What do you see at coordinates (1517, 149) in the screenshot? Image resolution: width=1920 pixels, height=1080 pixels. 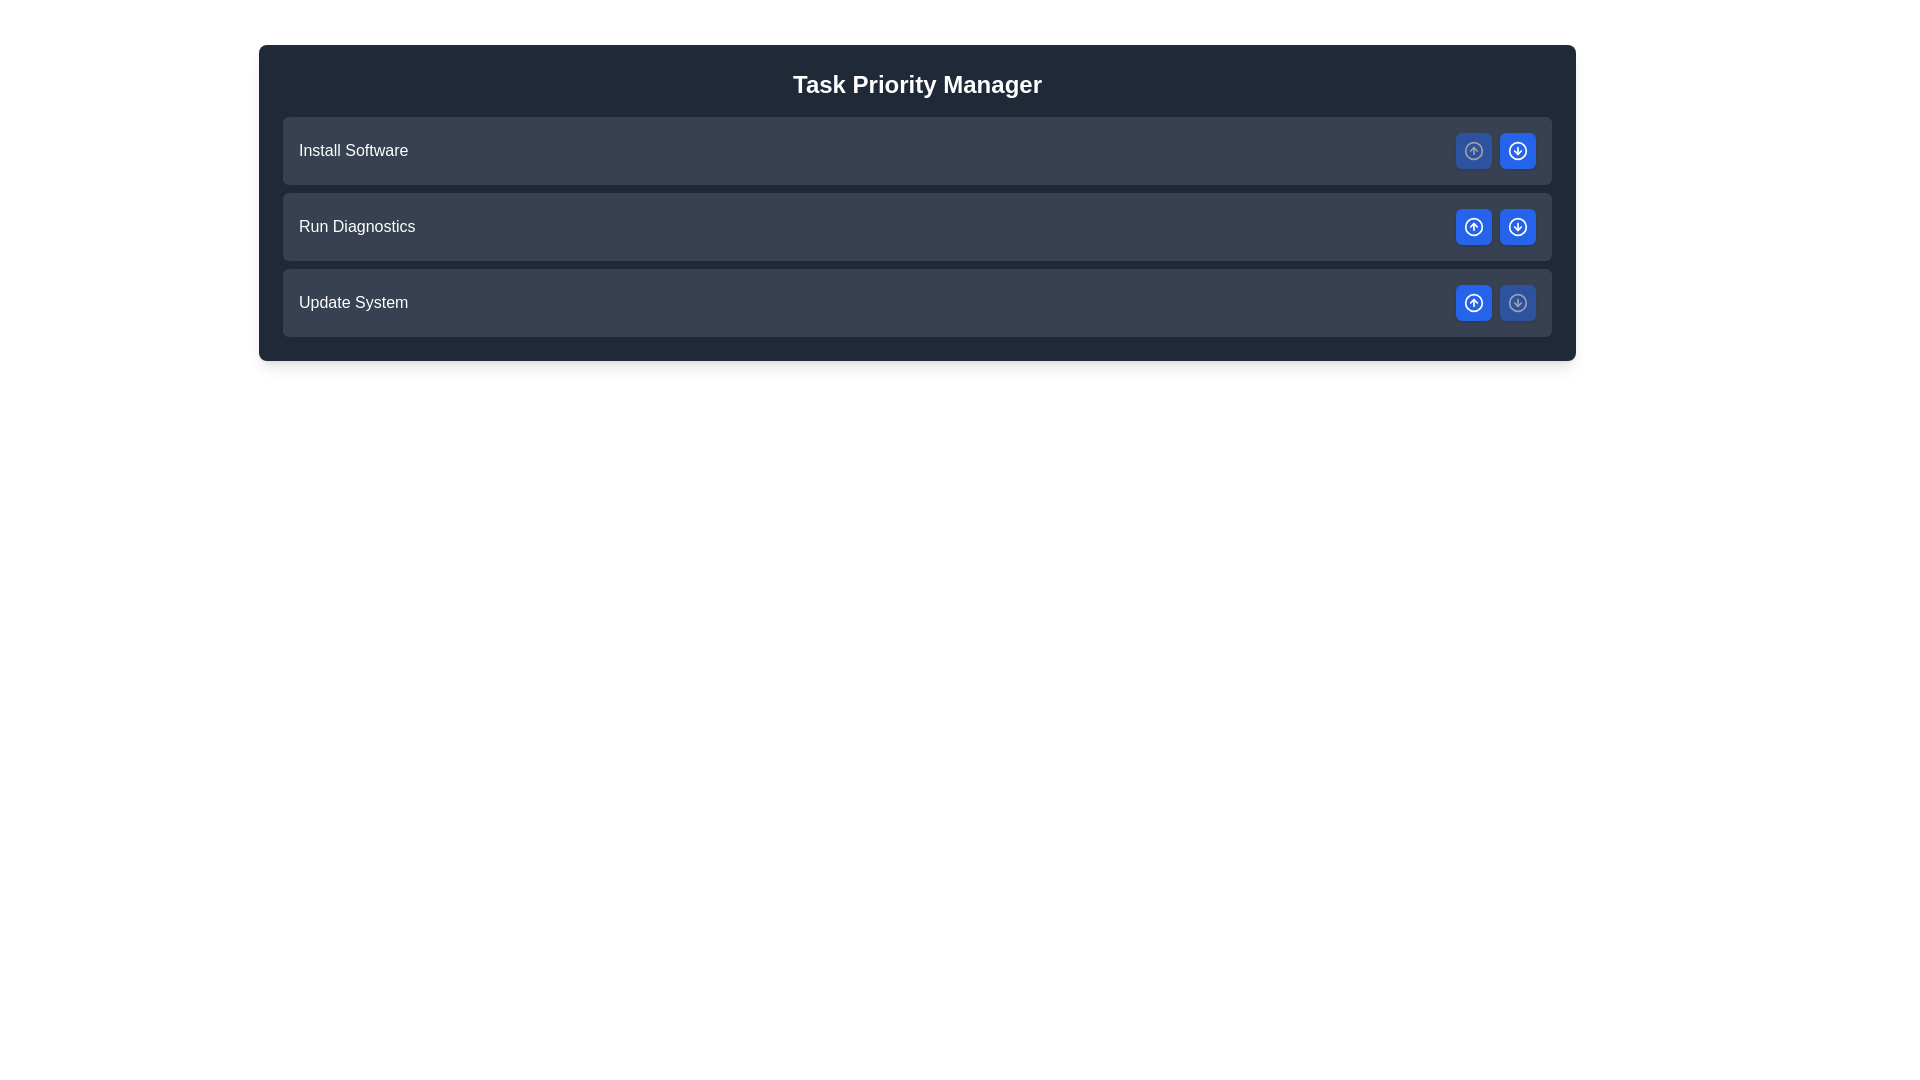 I see `the blue button with a white circular arrow pointing downwards, located to the right of the 'Run Diagnostics' item in the vertical list of tasks` at bounding box center [1517, 149].